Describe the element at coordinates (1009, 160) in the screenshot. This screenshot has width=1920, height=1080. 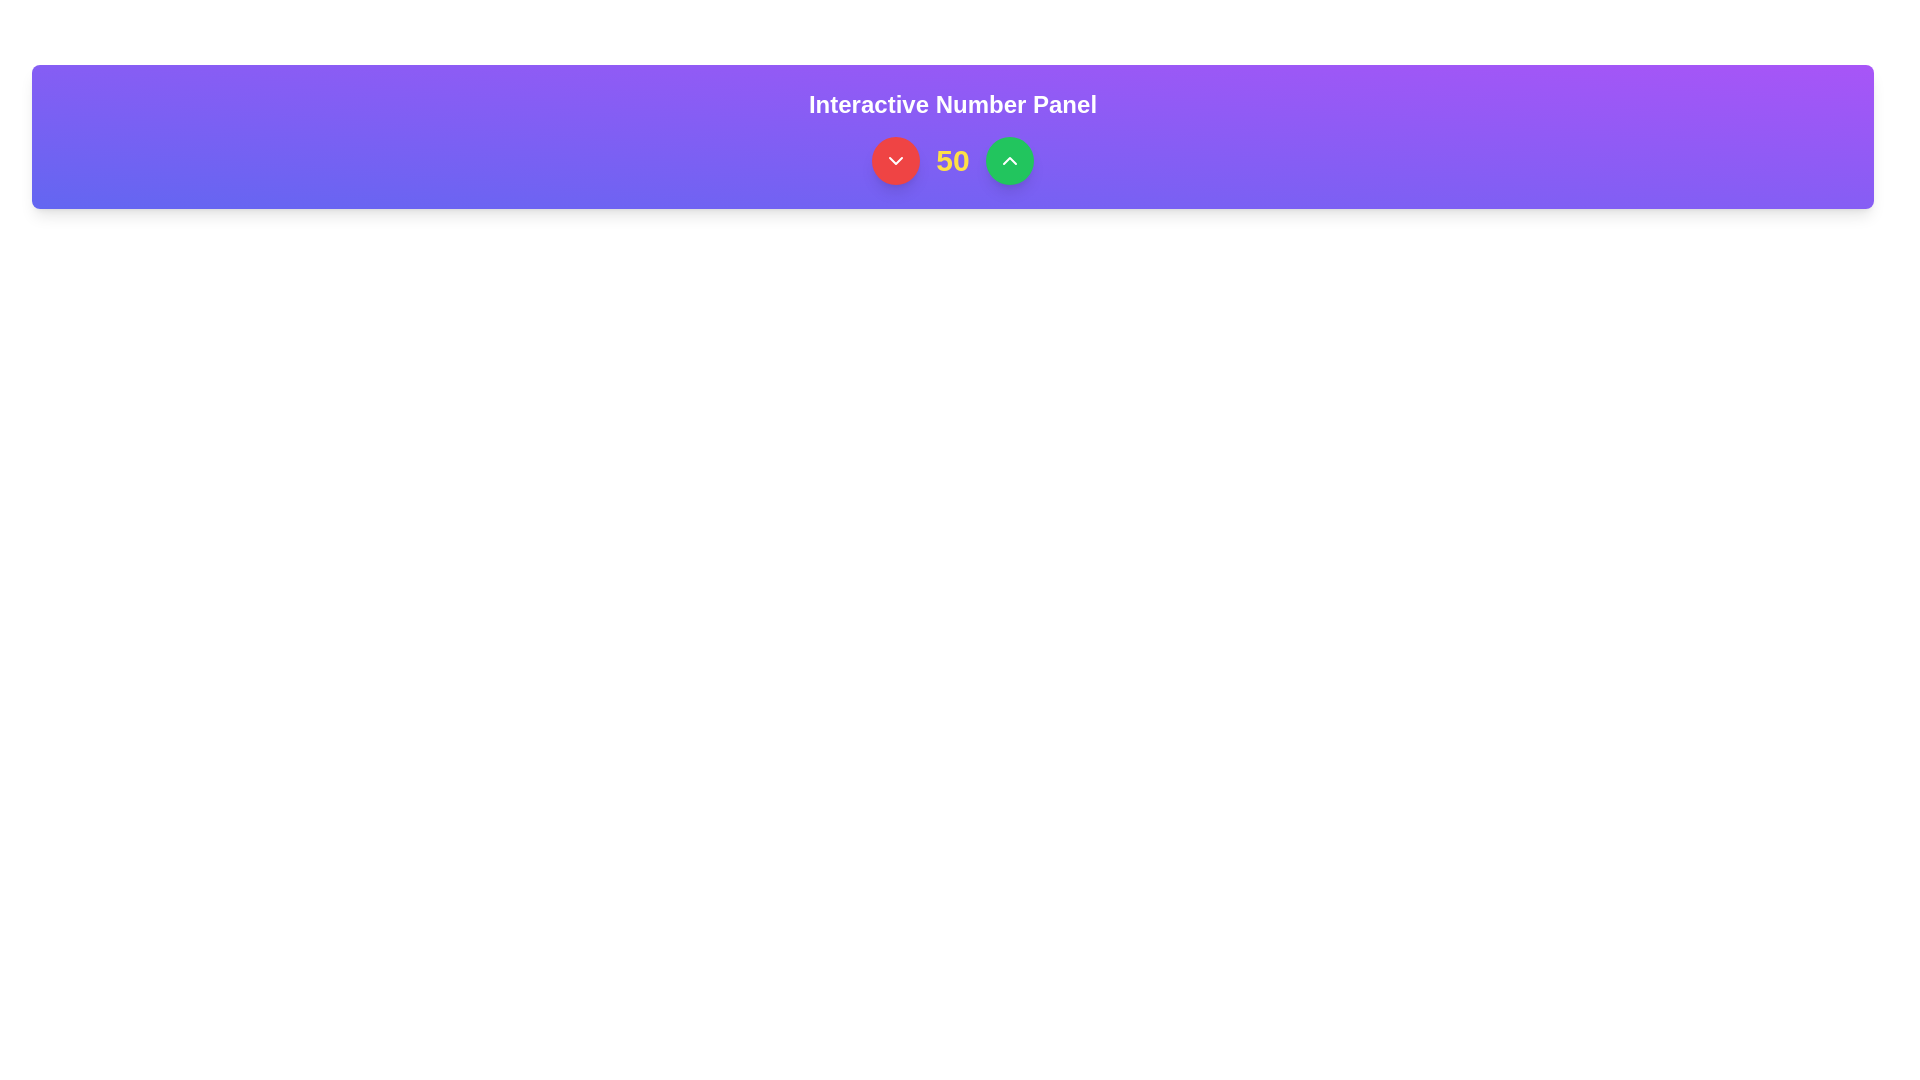
I see `the upward-pointing icon button` at that location.